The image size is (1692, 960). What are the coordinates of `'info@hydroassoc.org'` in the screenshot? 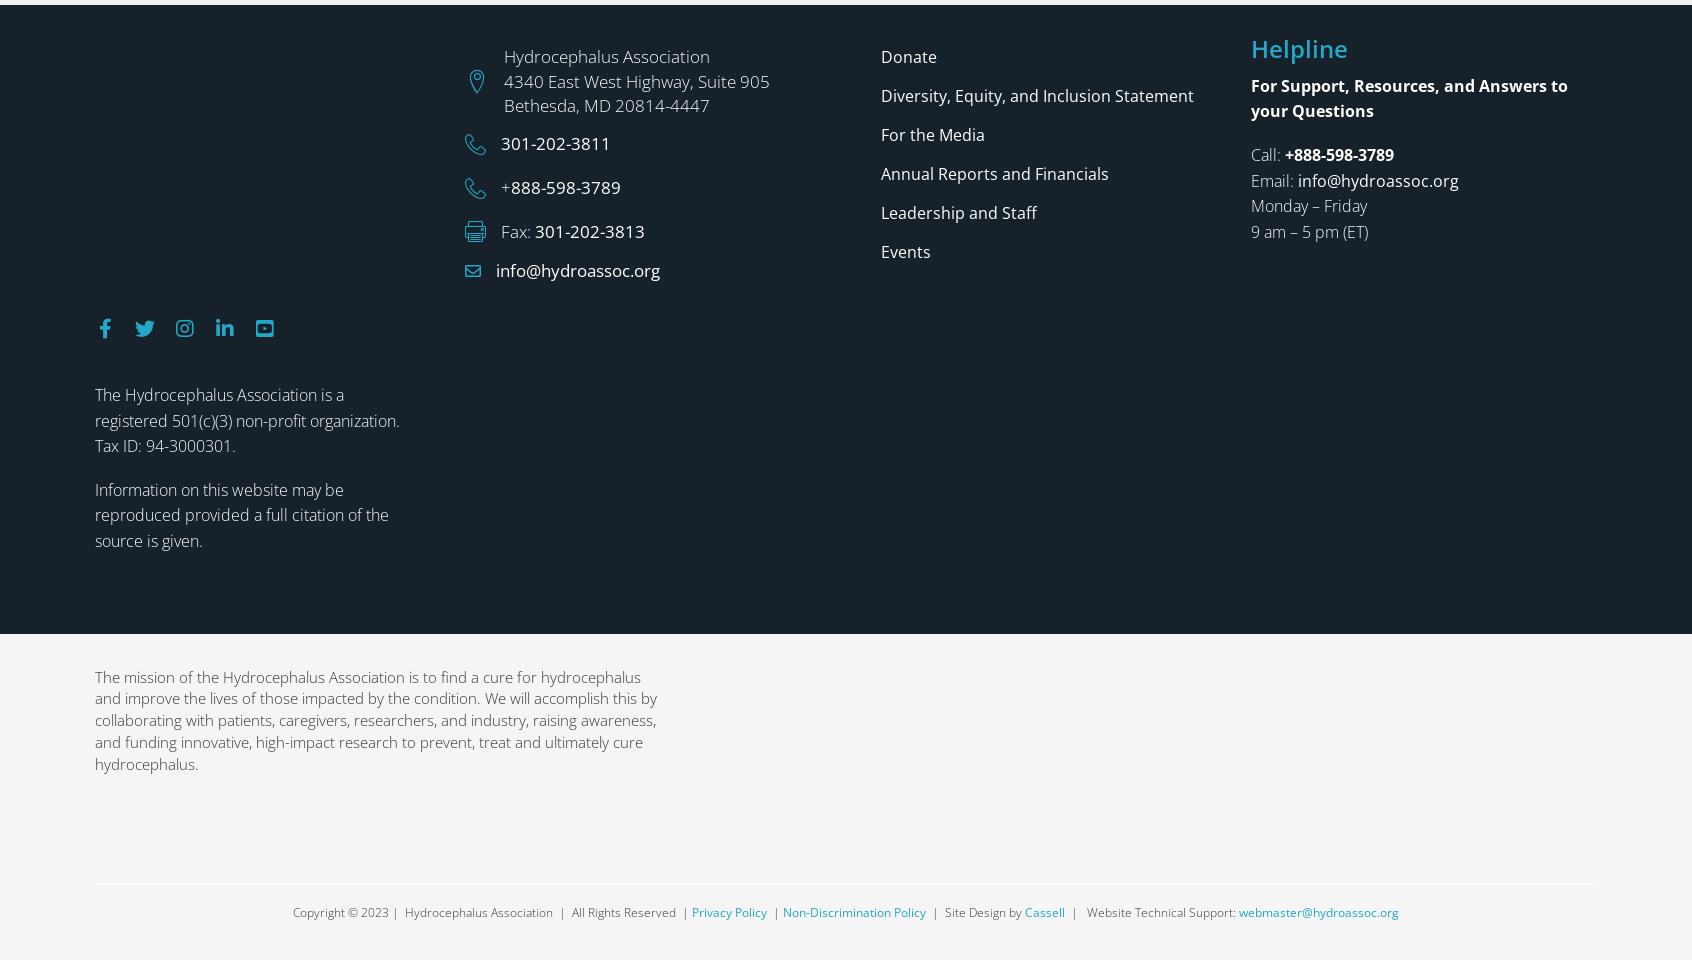 It's located at (495, 12).